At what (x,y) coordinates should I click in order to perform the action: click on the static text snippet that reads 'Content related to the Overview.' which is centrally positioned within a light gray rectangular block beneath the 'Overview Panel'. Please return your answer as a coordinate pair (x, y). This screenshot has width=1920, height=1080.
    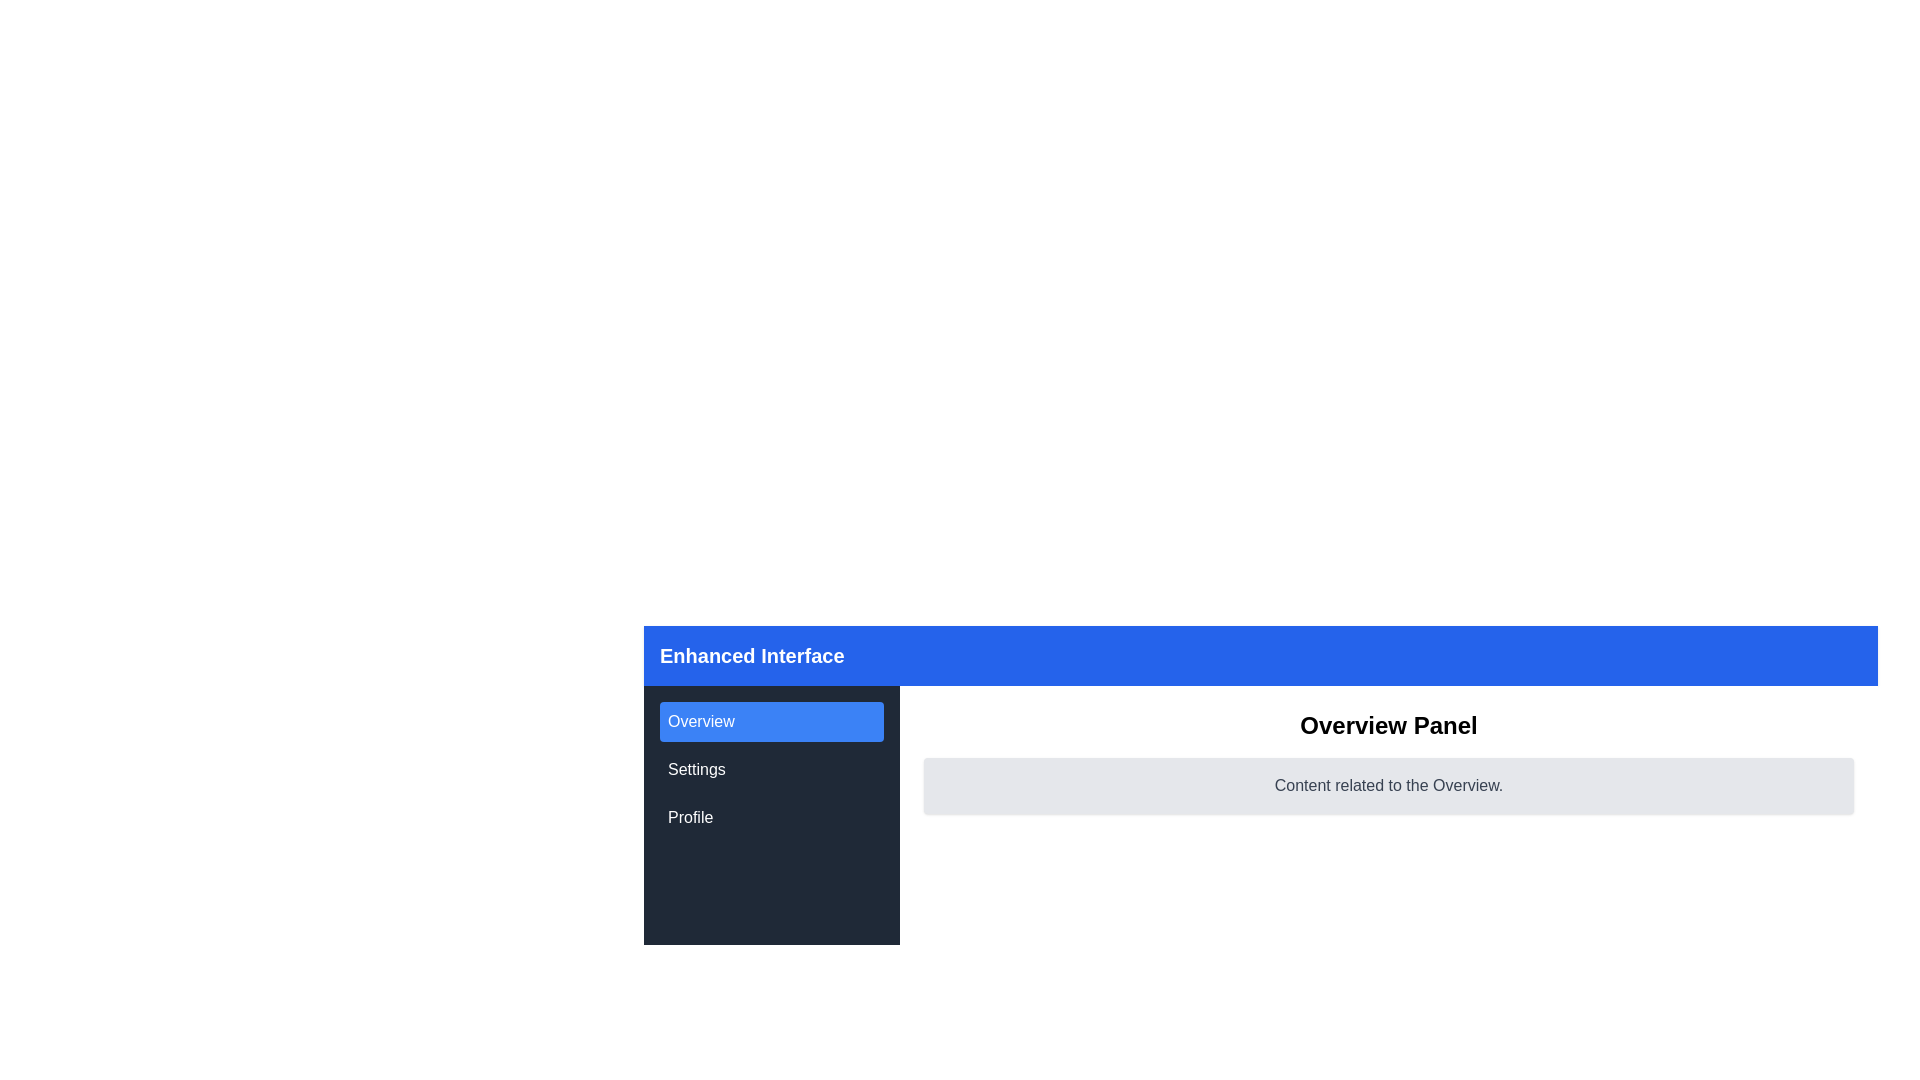
    Looking at the image, I should click on (1387, 785).